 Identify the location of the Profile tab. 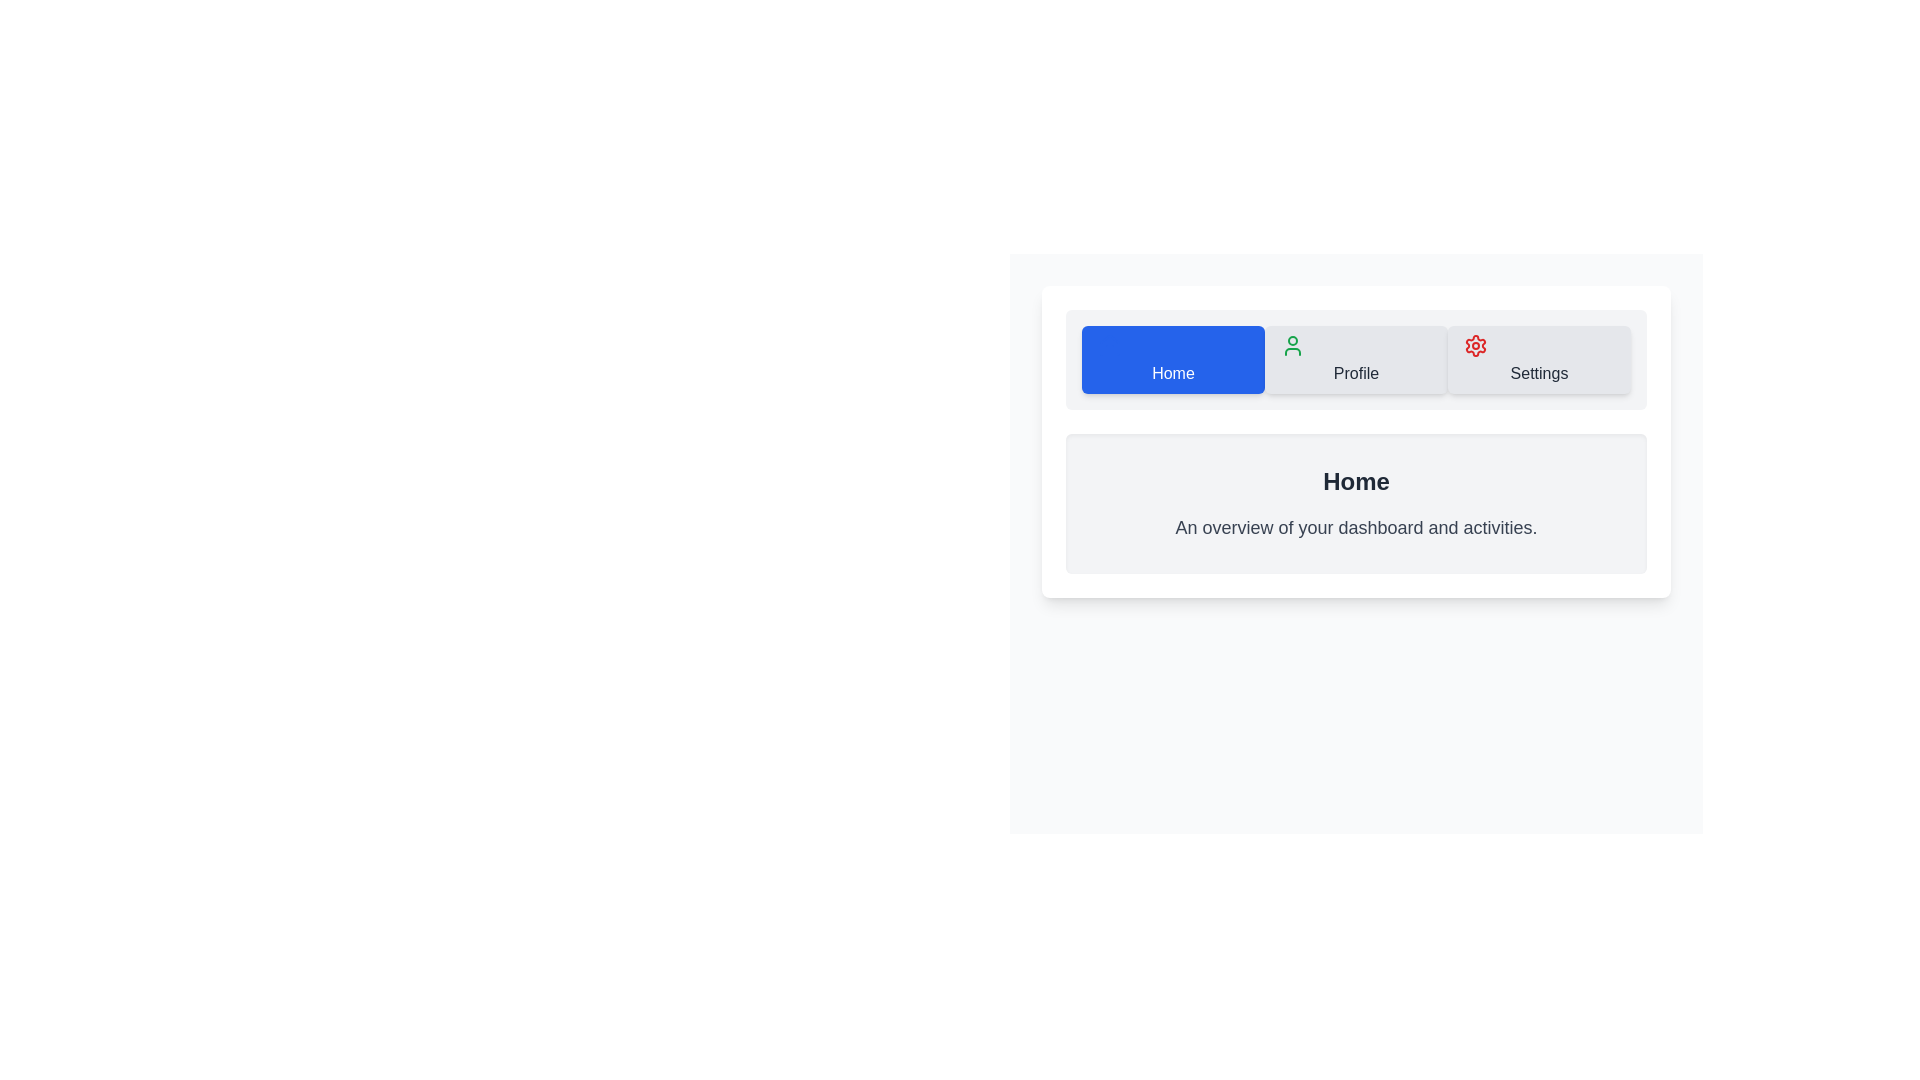
(1356, 358).